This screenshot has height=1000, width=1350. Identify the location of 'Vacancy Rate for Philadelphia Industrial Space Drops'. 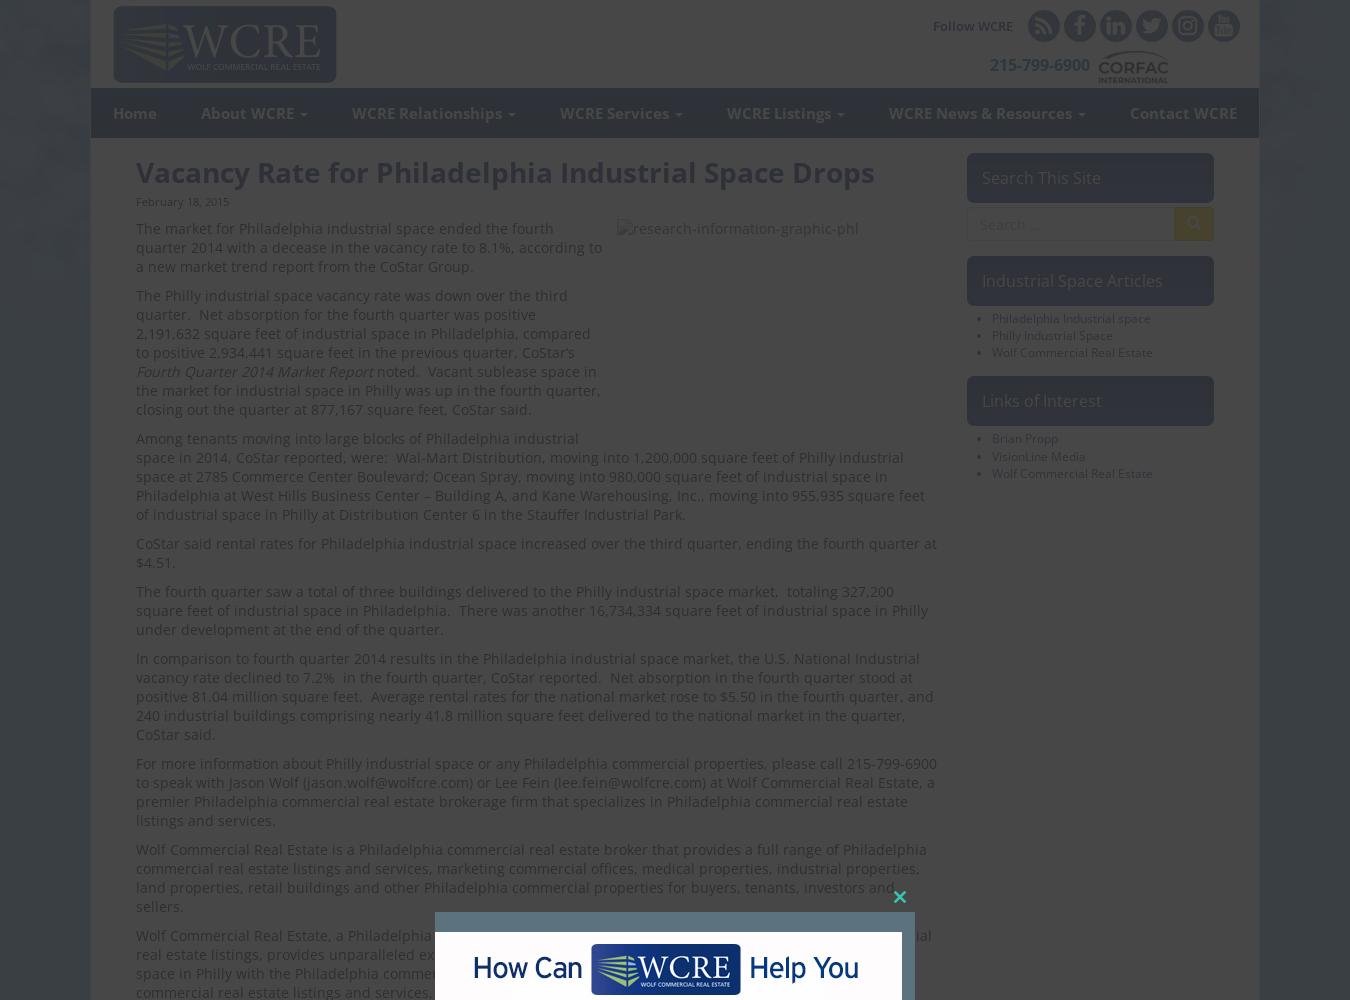
(504, 172).